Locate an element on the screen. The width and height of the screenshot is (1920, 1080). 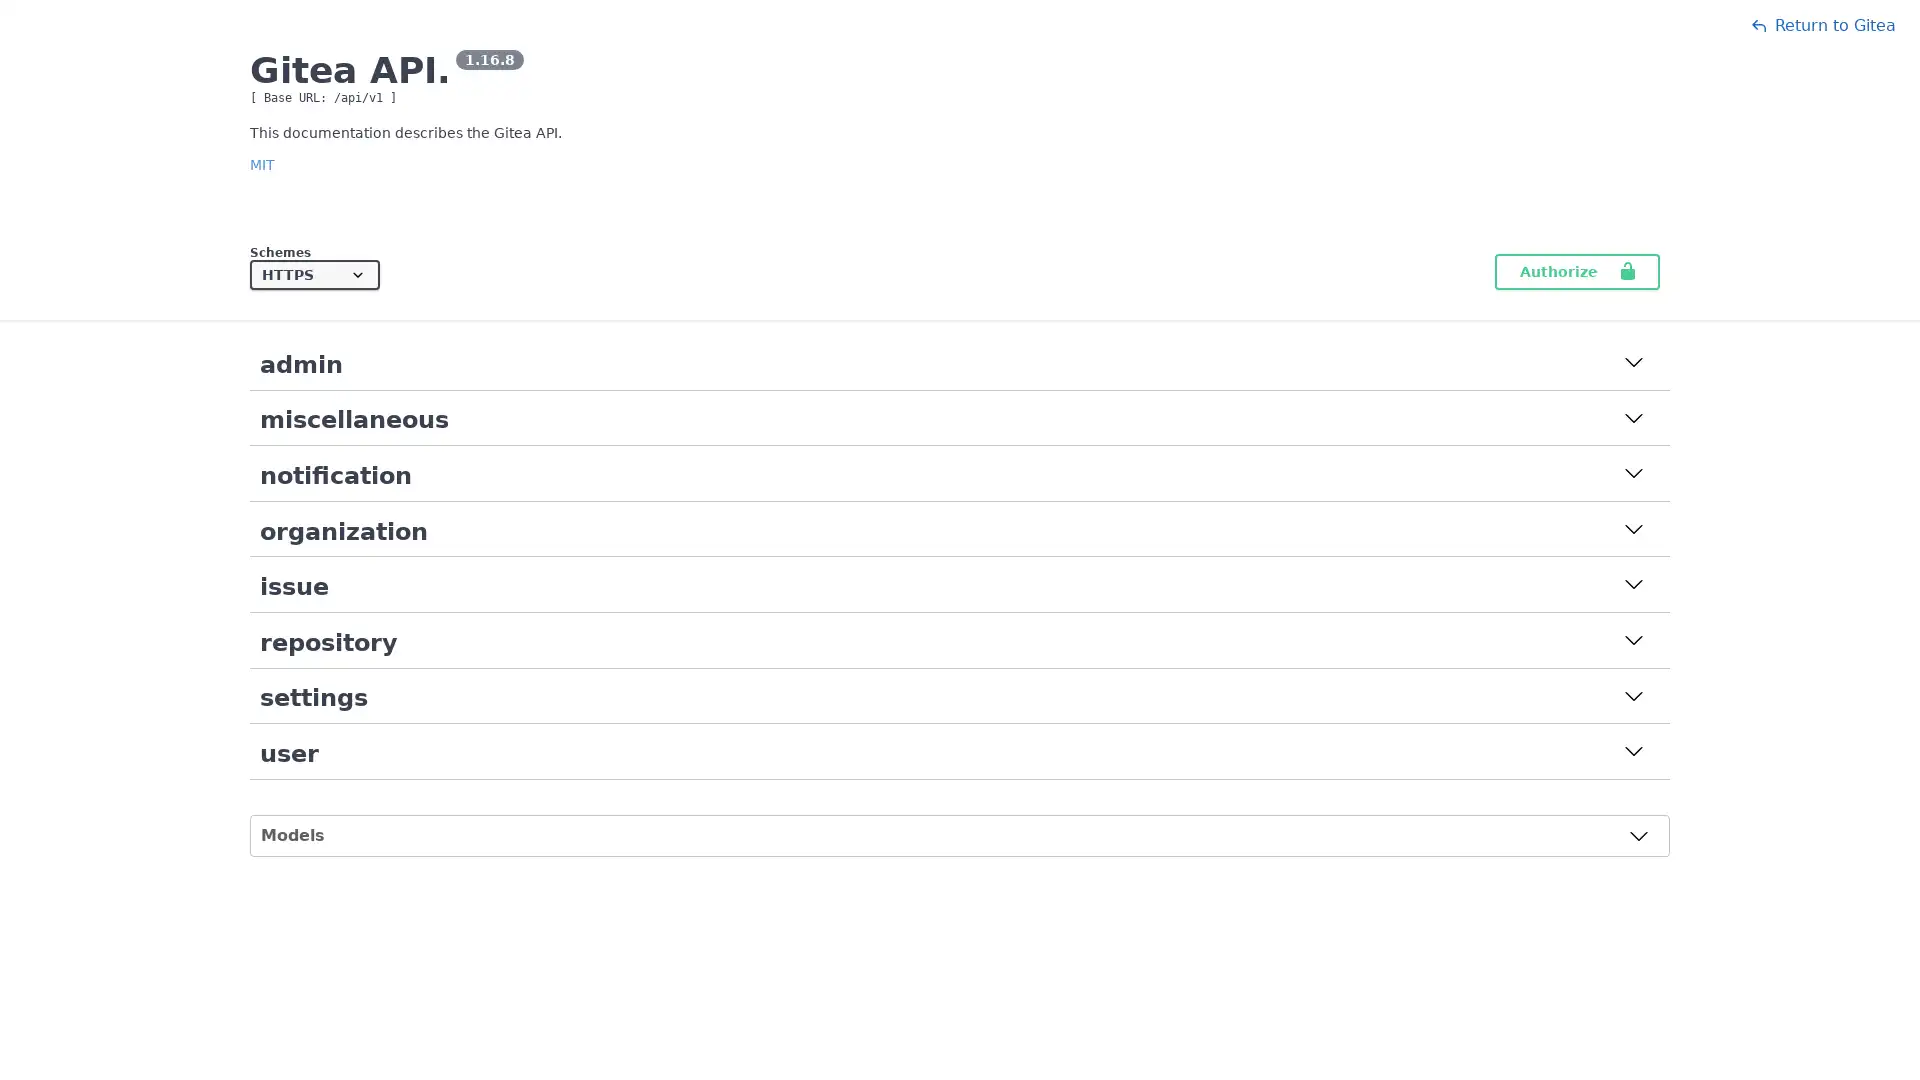
Expand operation is located at coordinates (1633, 364).